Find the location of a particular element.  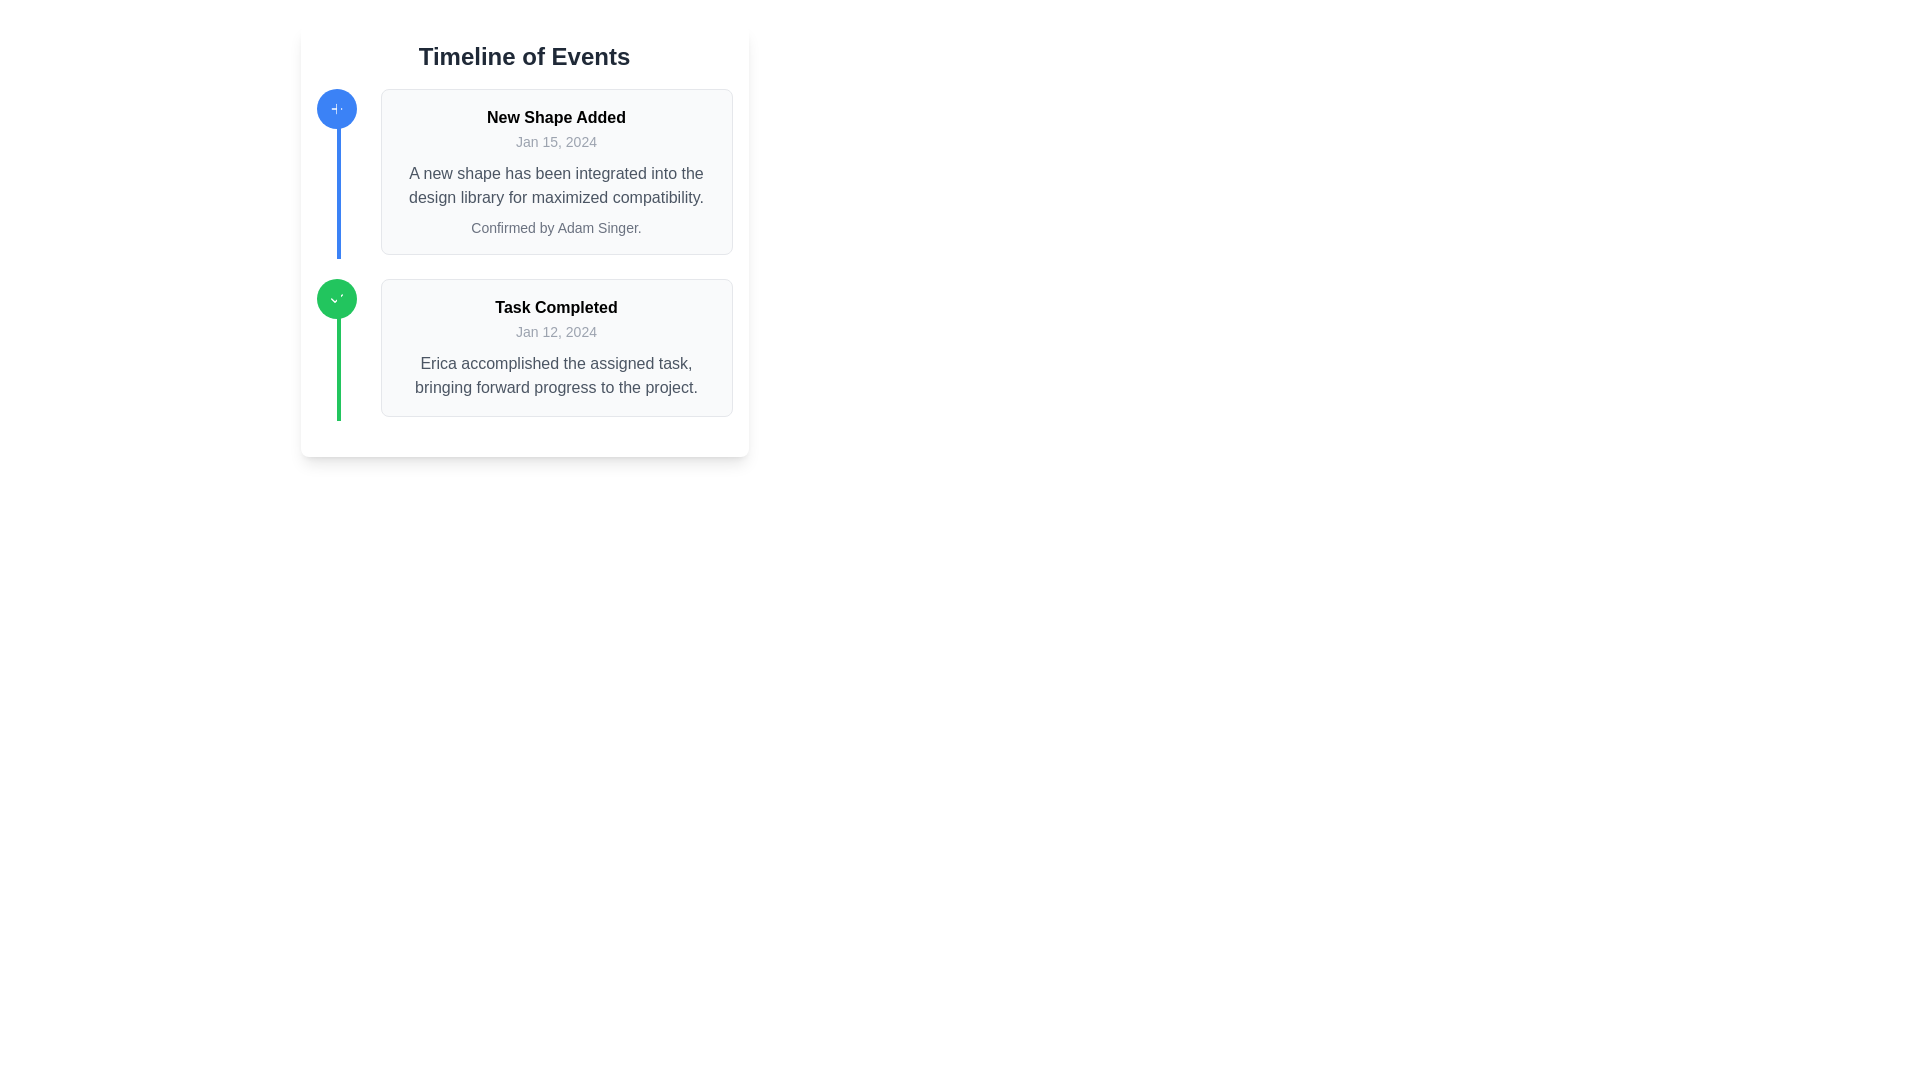

the thin vertical green line that serves as a separator between the circular icon and the text block in the 'Task Completed' section is located at coordinates (338, 350).